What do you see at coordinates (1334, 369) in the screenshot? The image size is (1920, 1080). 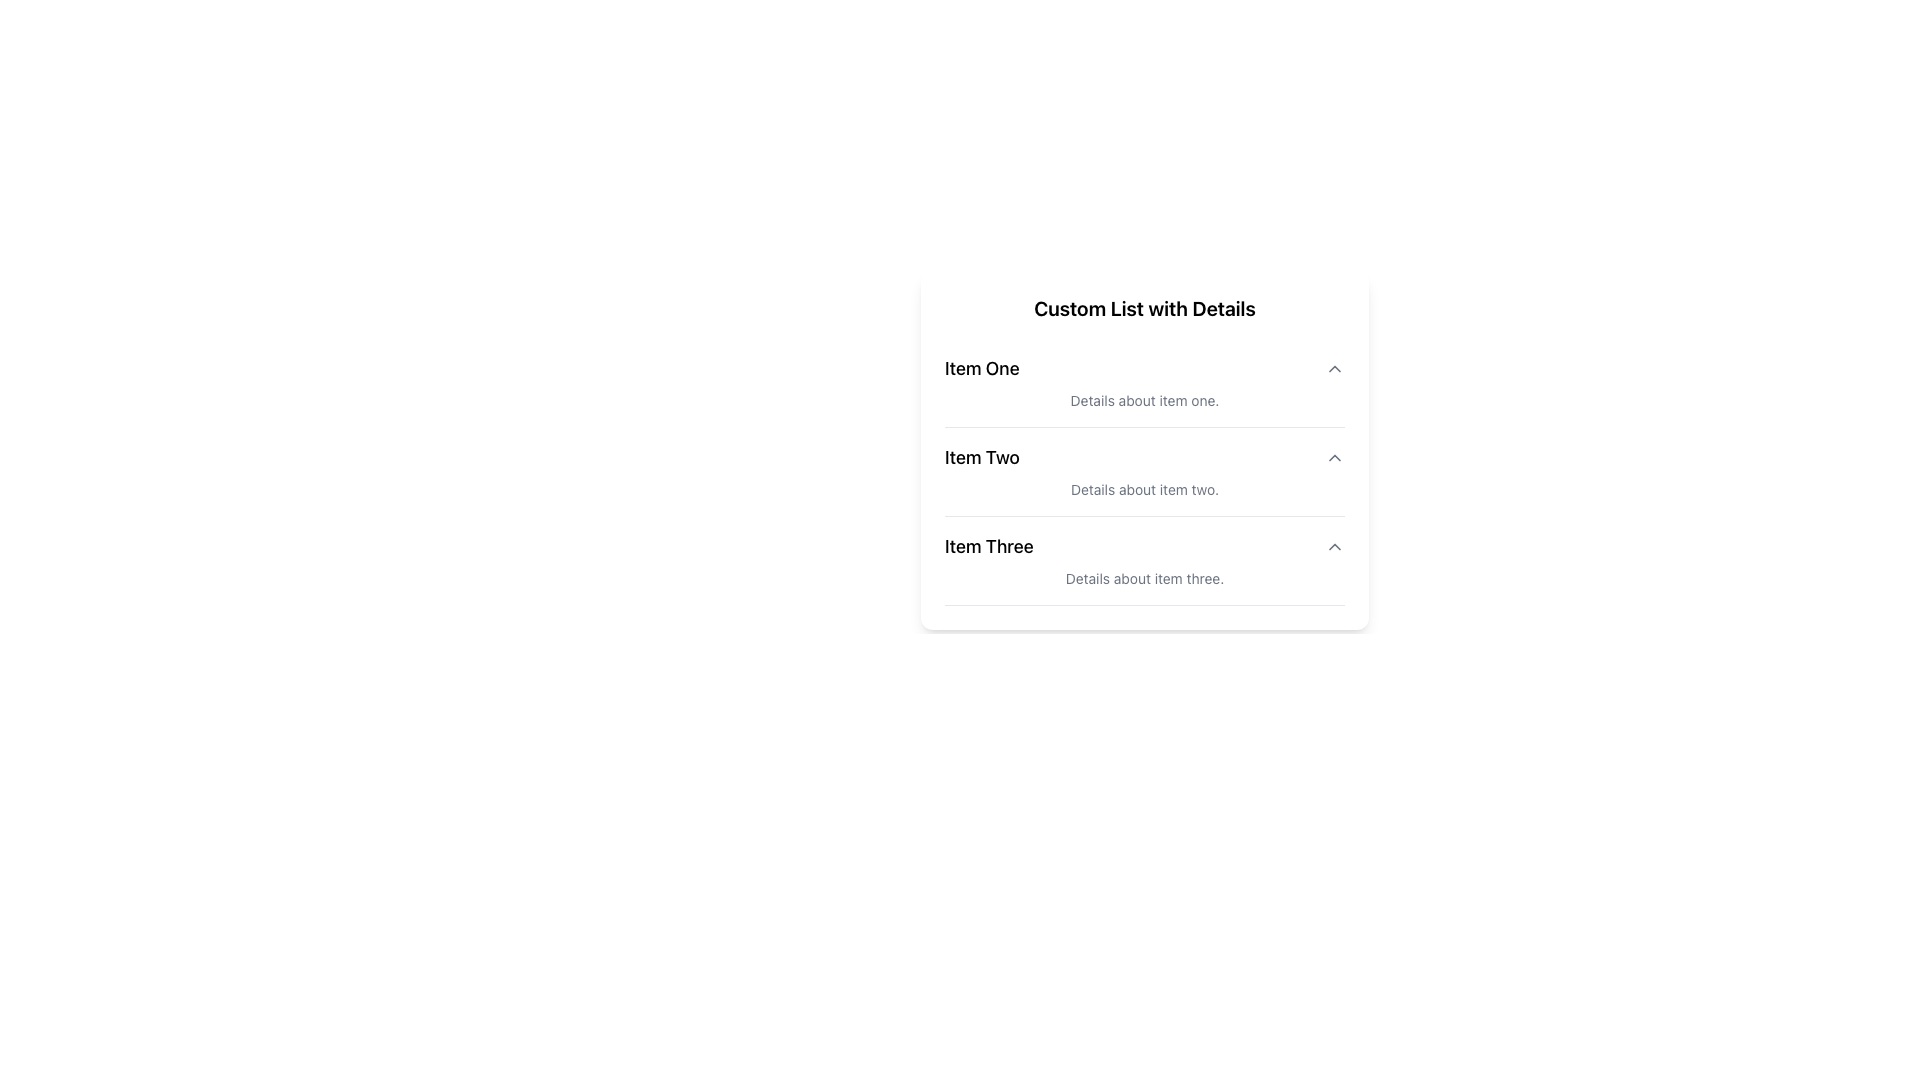 I see `the chevron button associated with 'Item One' to observe the style change` at bounding box center [1334, 369].